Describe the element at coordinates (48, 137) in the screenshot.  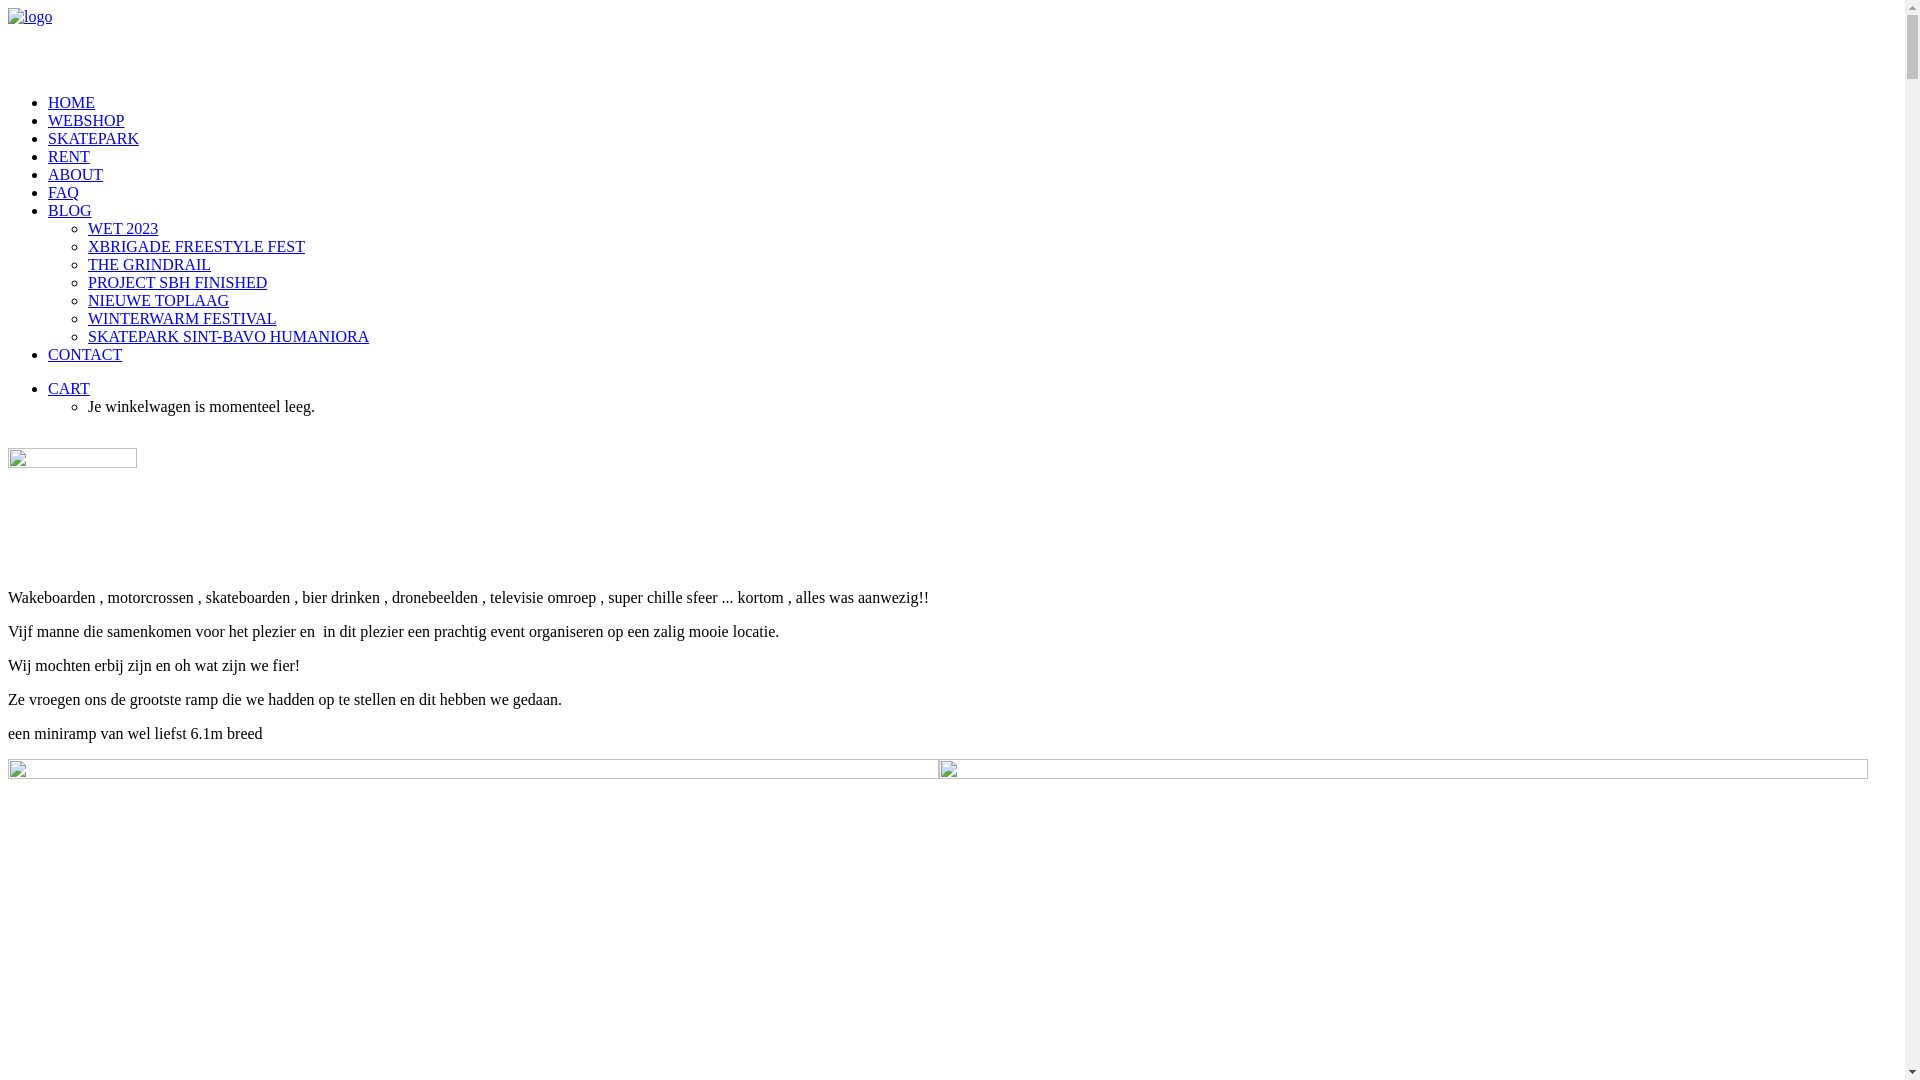
I see `'SKATEPARK'` at that location.